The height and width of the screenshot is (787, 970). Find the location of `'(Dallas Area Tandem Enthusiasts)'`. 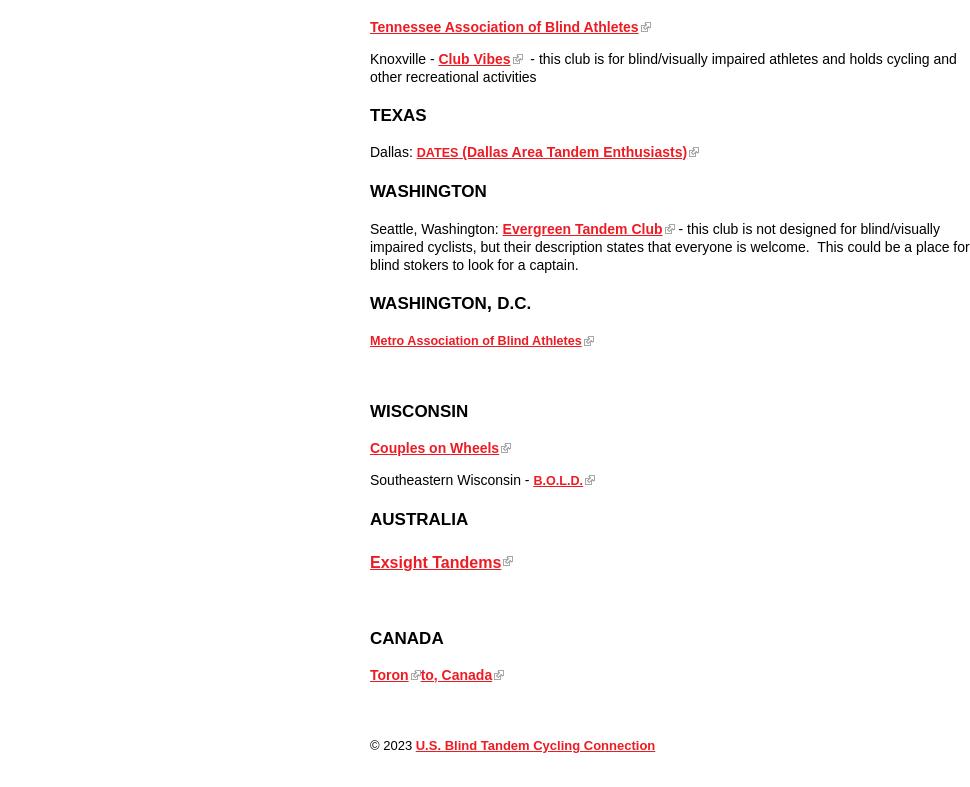

'(Dallas Area Tandem Enthusiasts)' is located at coordinates (571, 151).